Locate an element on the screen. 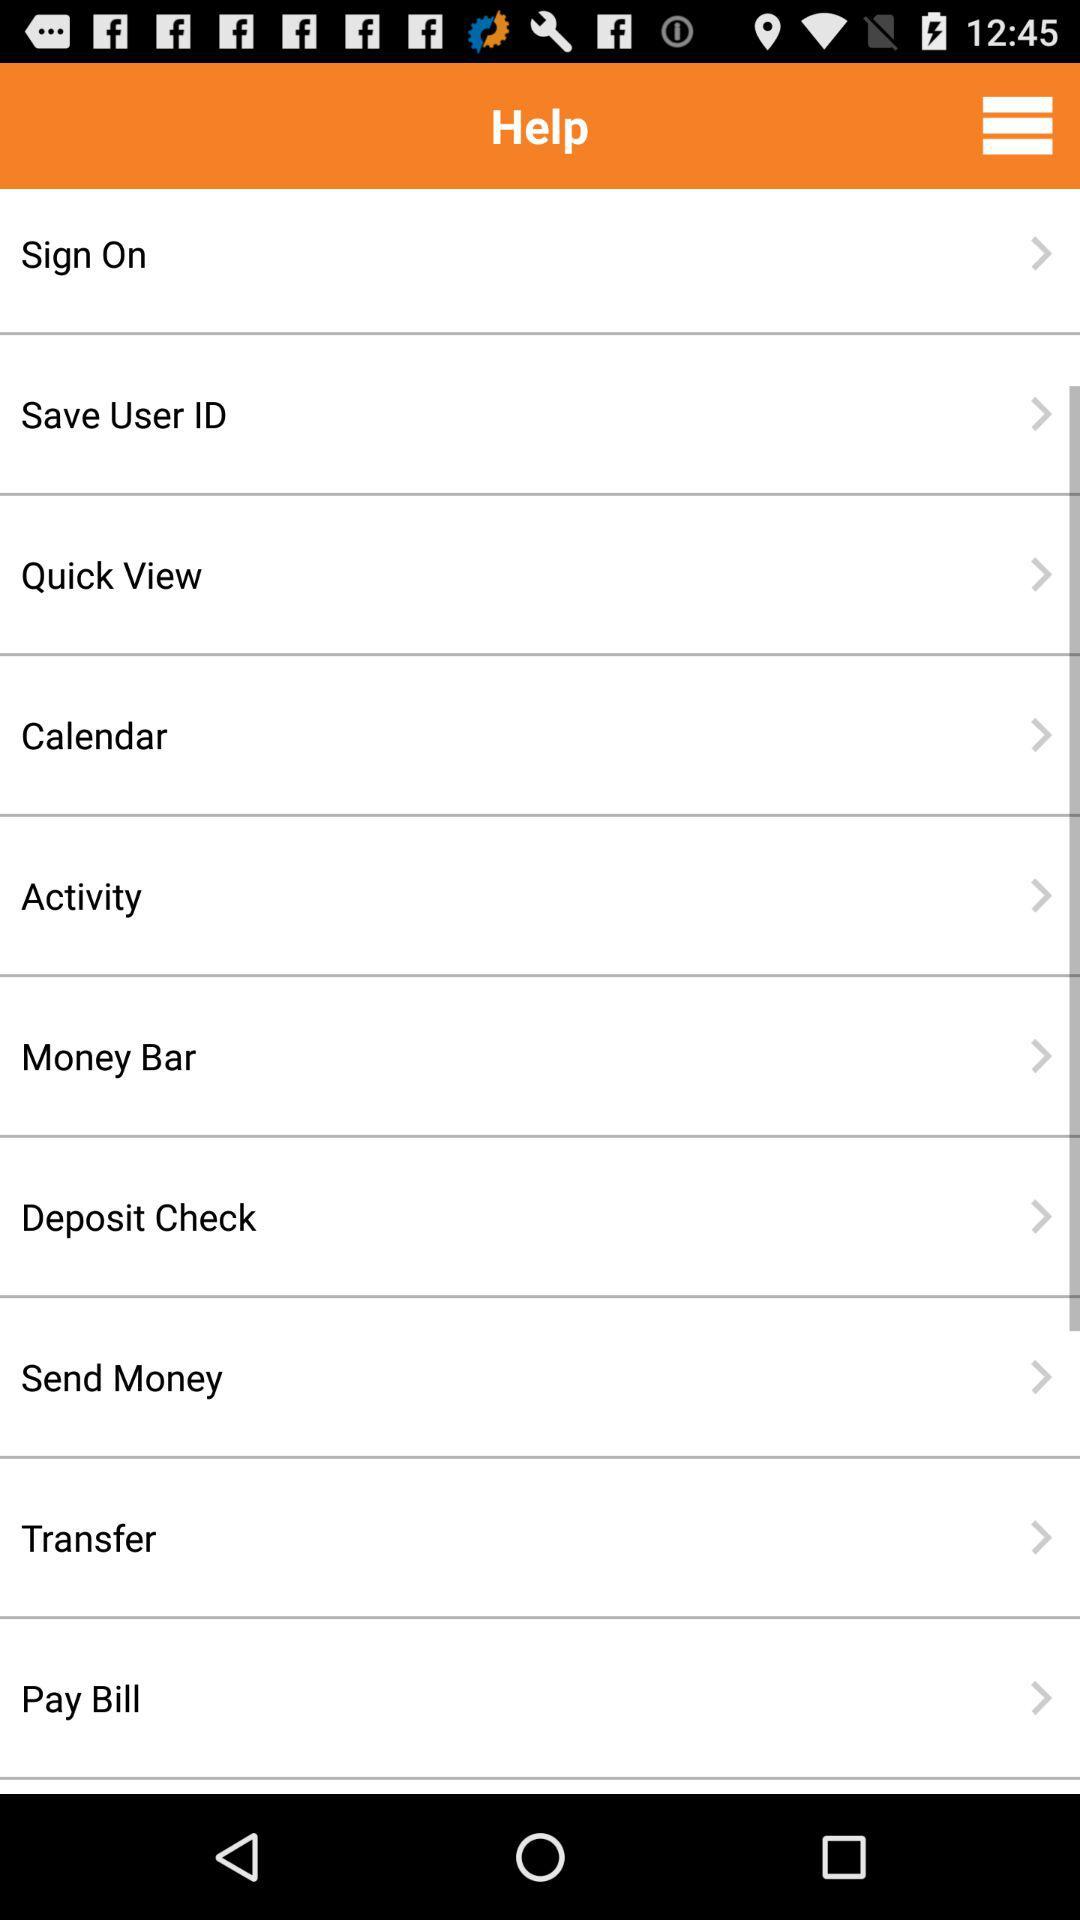  the item above the money bar item is located at coordinates (475, 894).